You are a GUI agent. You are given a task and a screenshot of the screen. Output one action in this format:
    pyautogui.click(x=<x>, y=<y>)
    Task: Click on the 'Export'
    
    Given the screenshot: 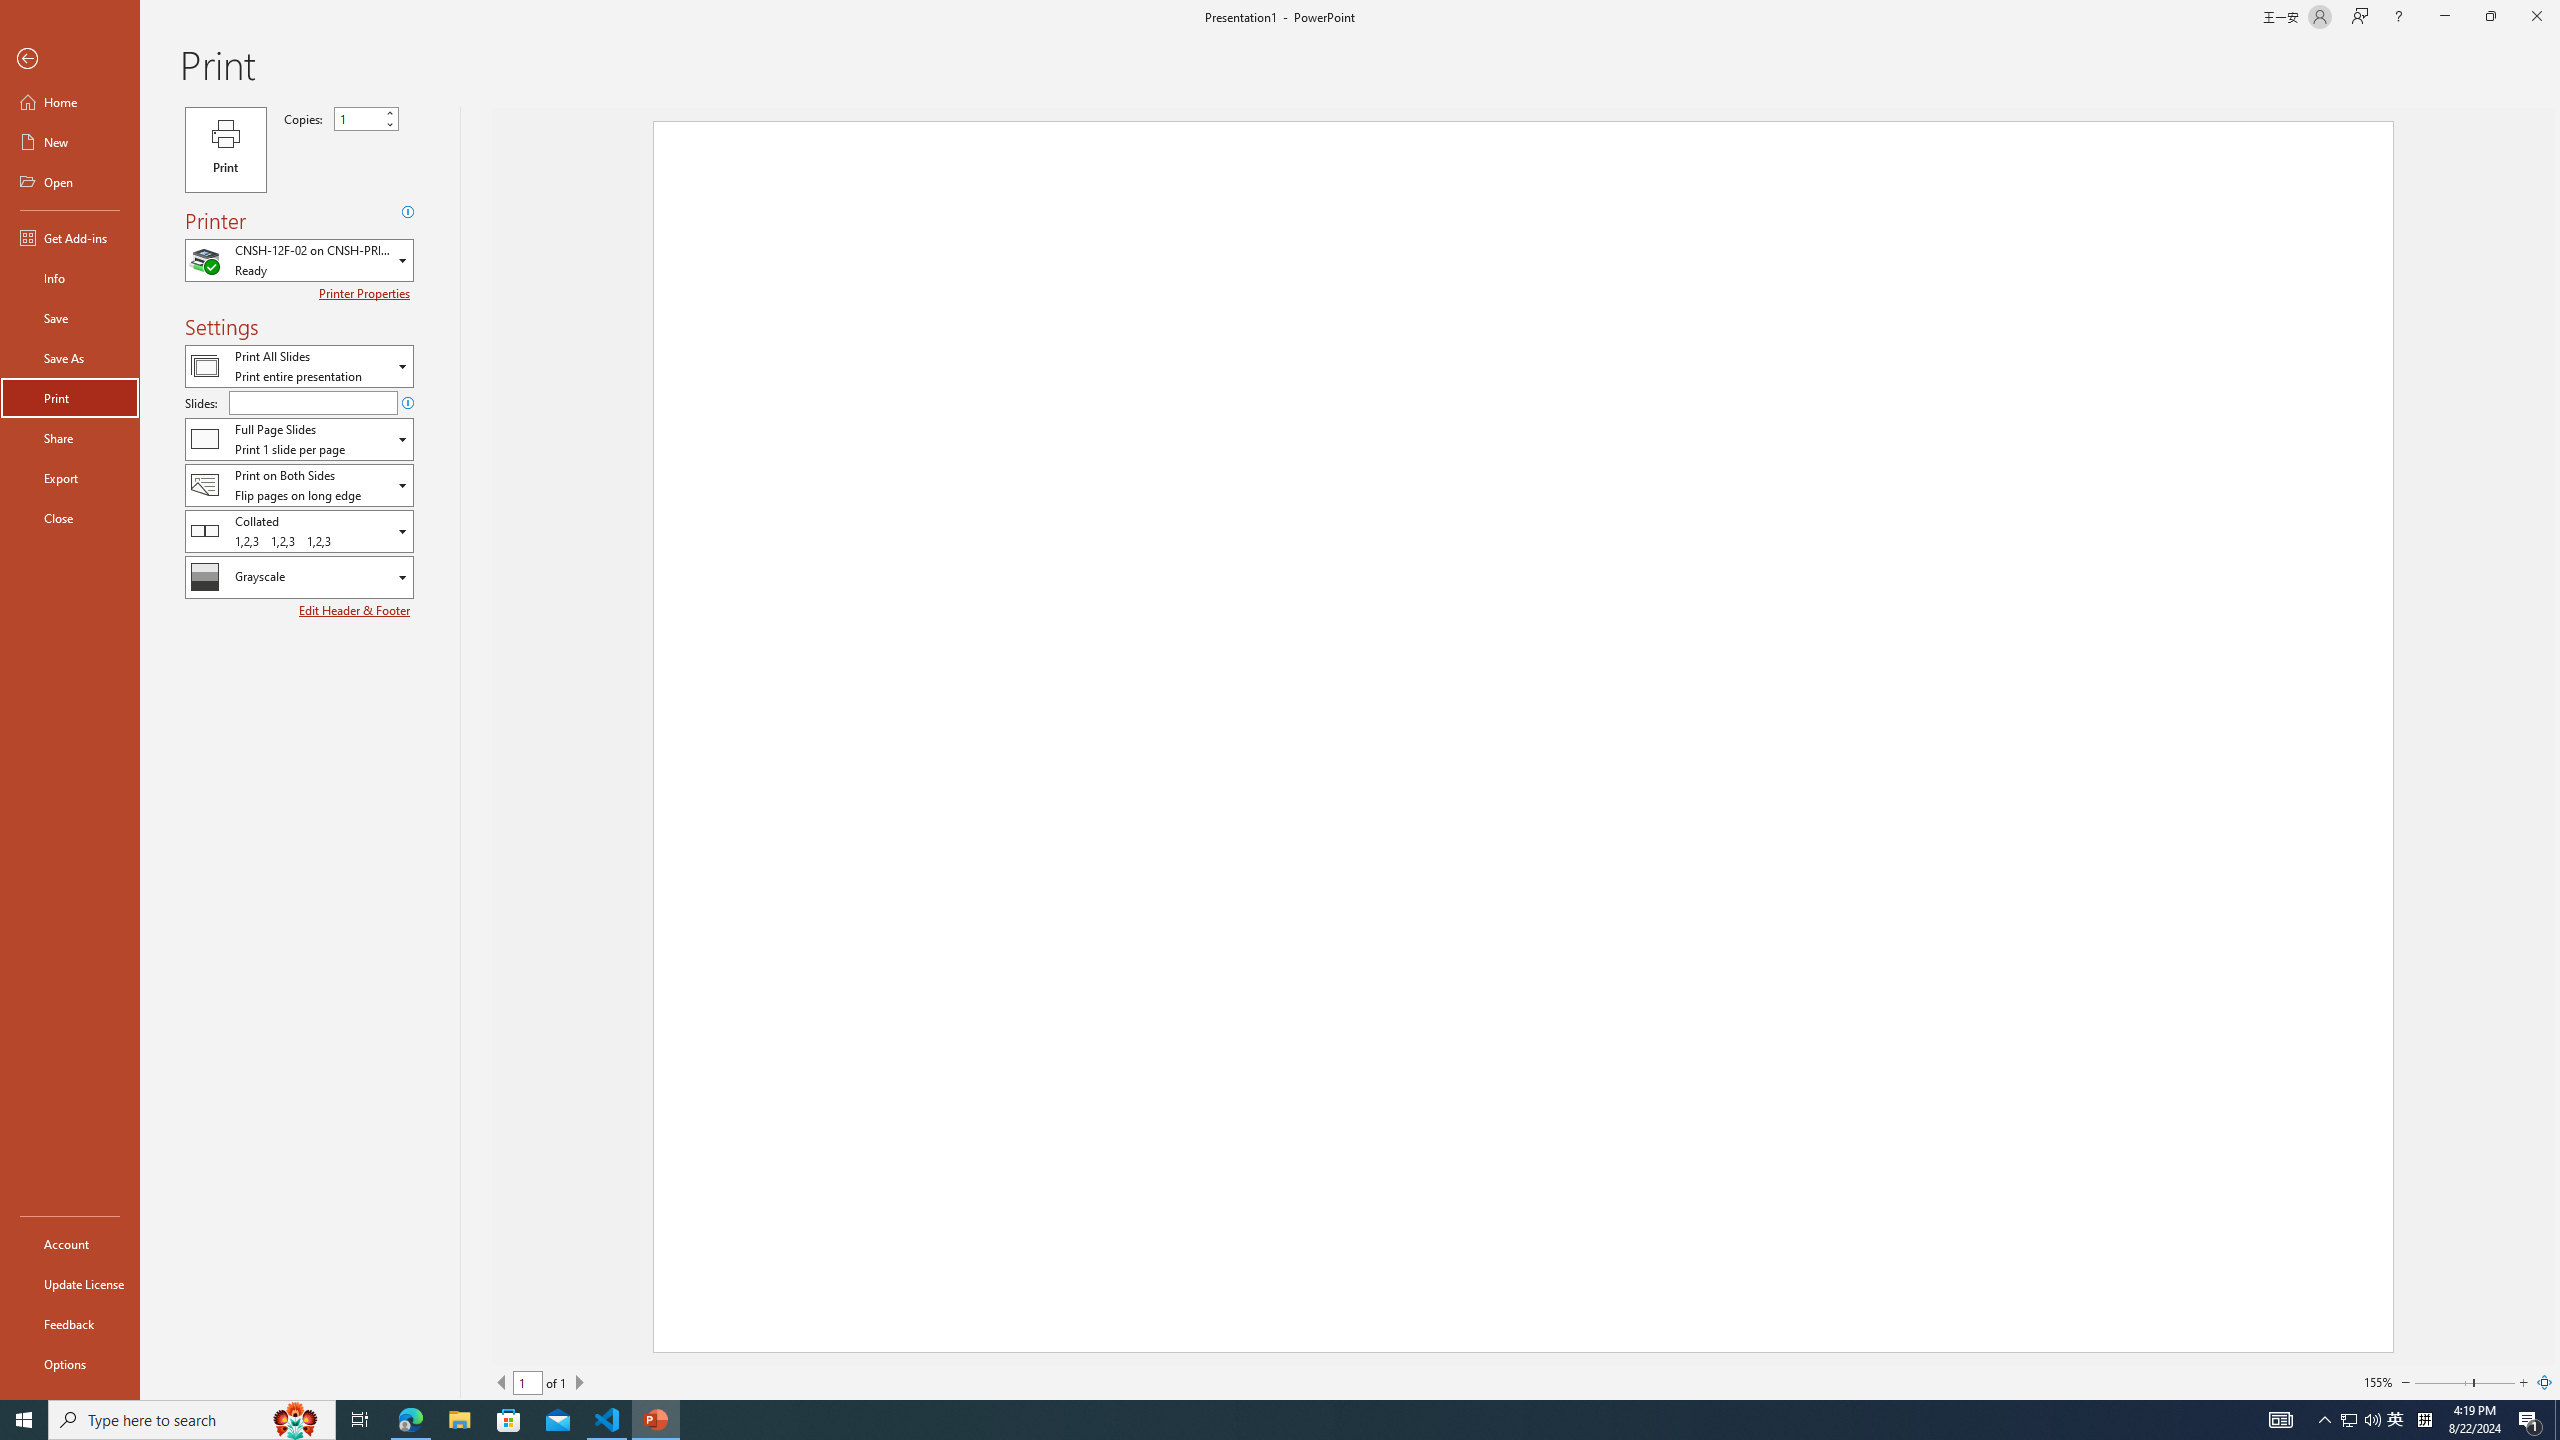 What is the action you would take?
    pyautogui.click(x=69, y=478)
    